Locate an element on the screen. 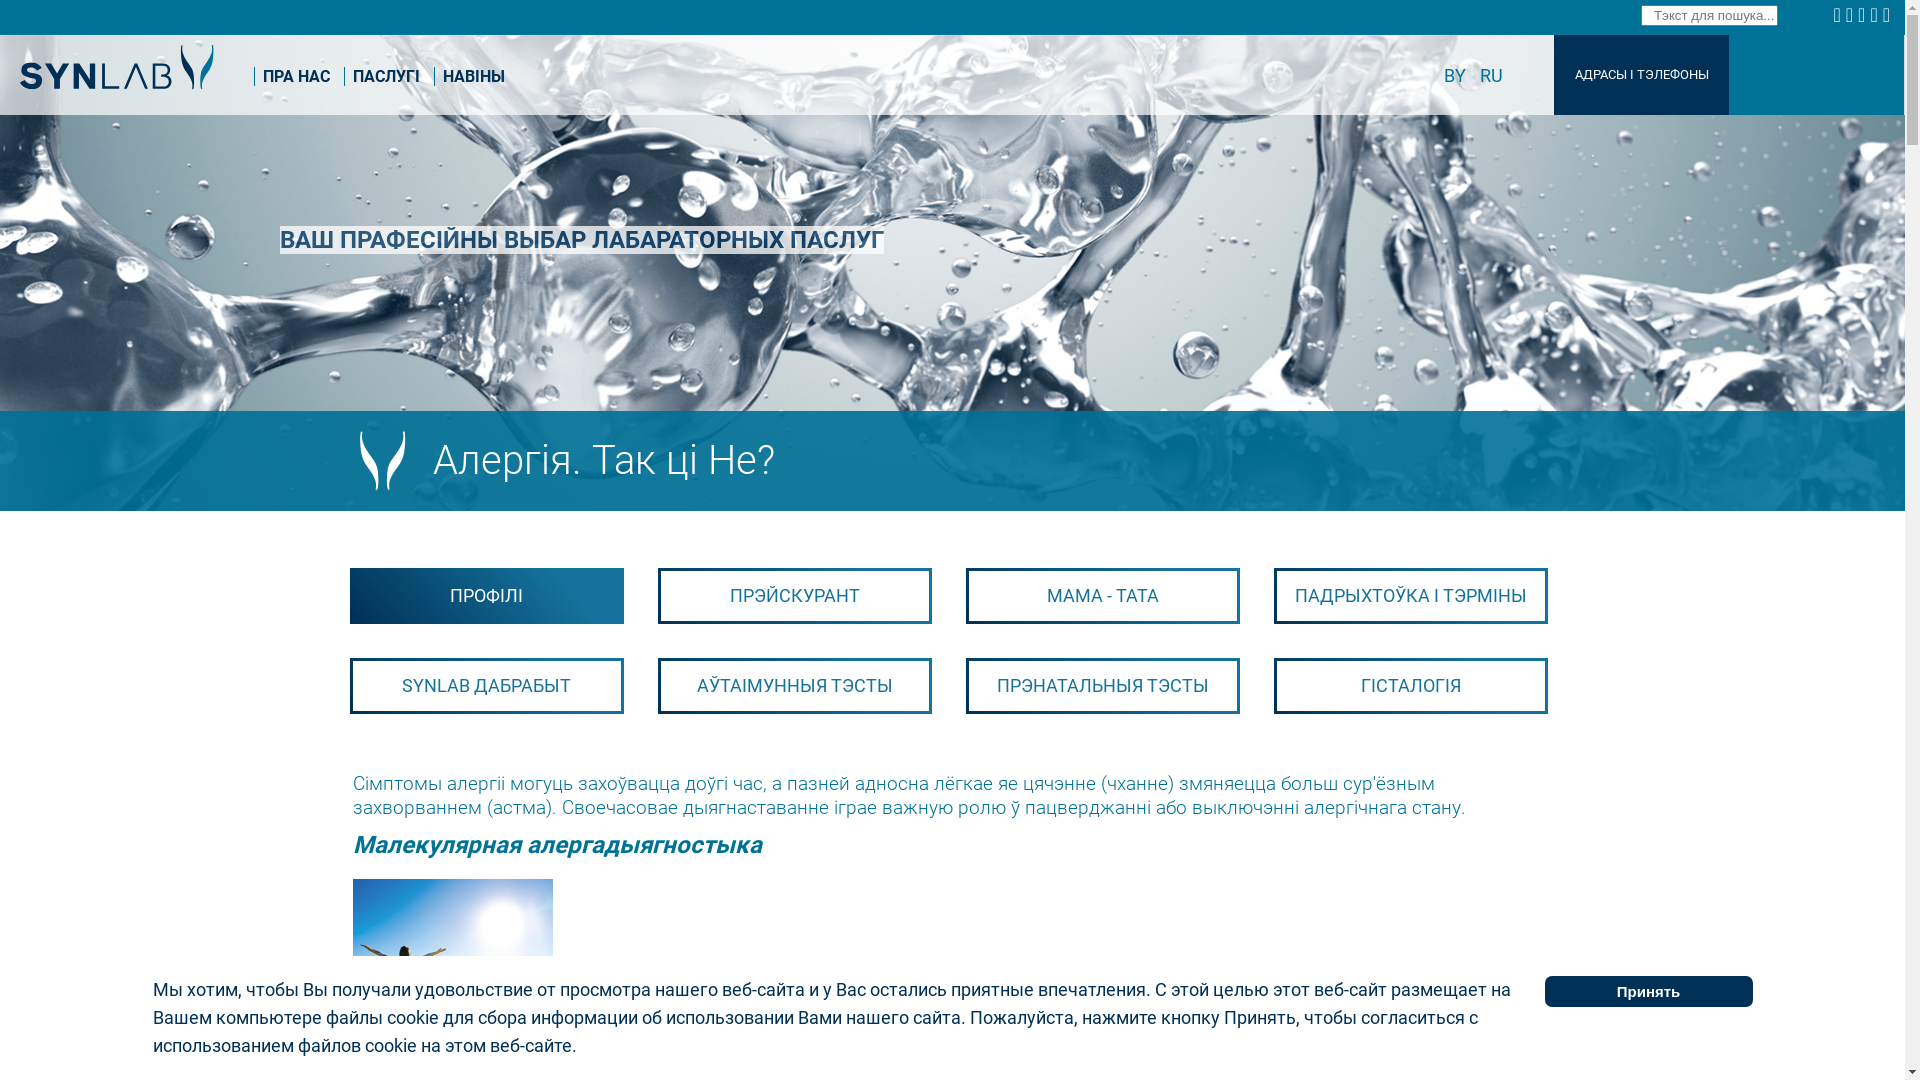 The width and height of the screenshot is (1920, 1080). 'Instagram' is located at coordinates (1862, 15).